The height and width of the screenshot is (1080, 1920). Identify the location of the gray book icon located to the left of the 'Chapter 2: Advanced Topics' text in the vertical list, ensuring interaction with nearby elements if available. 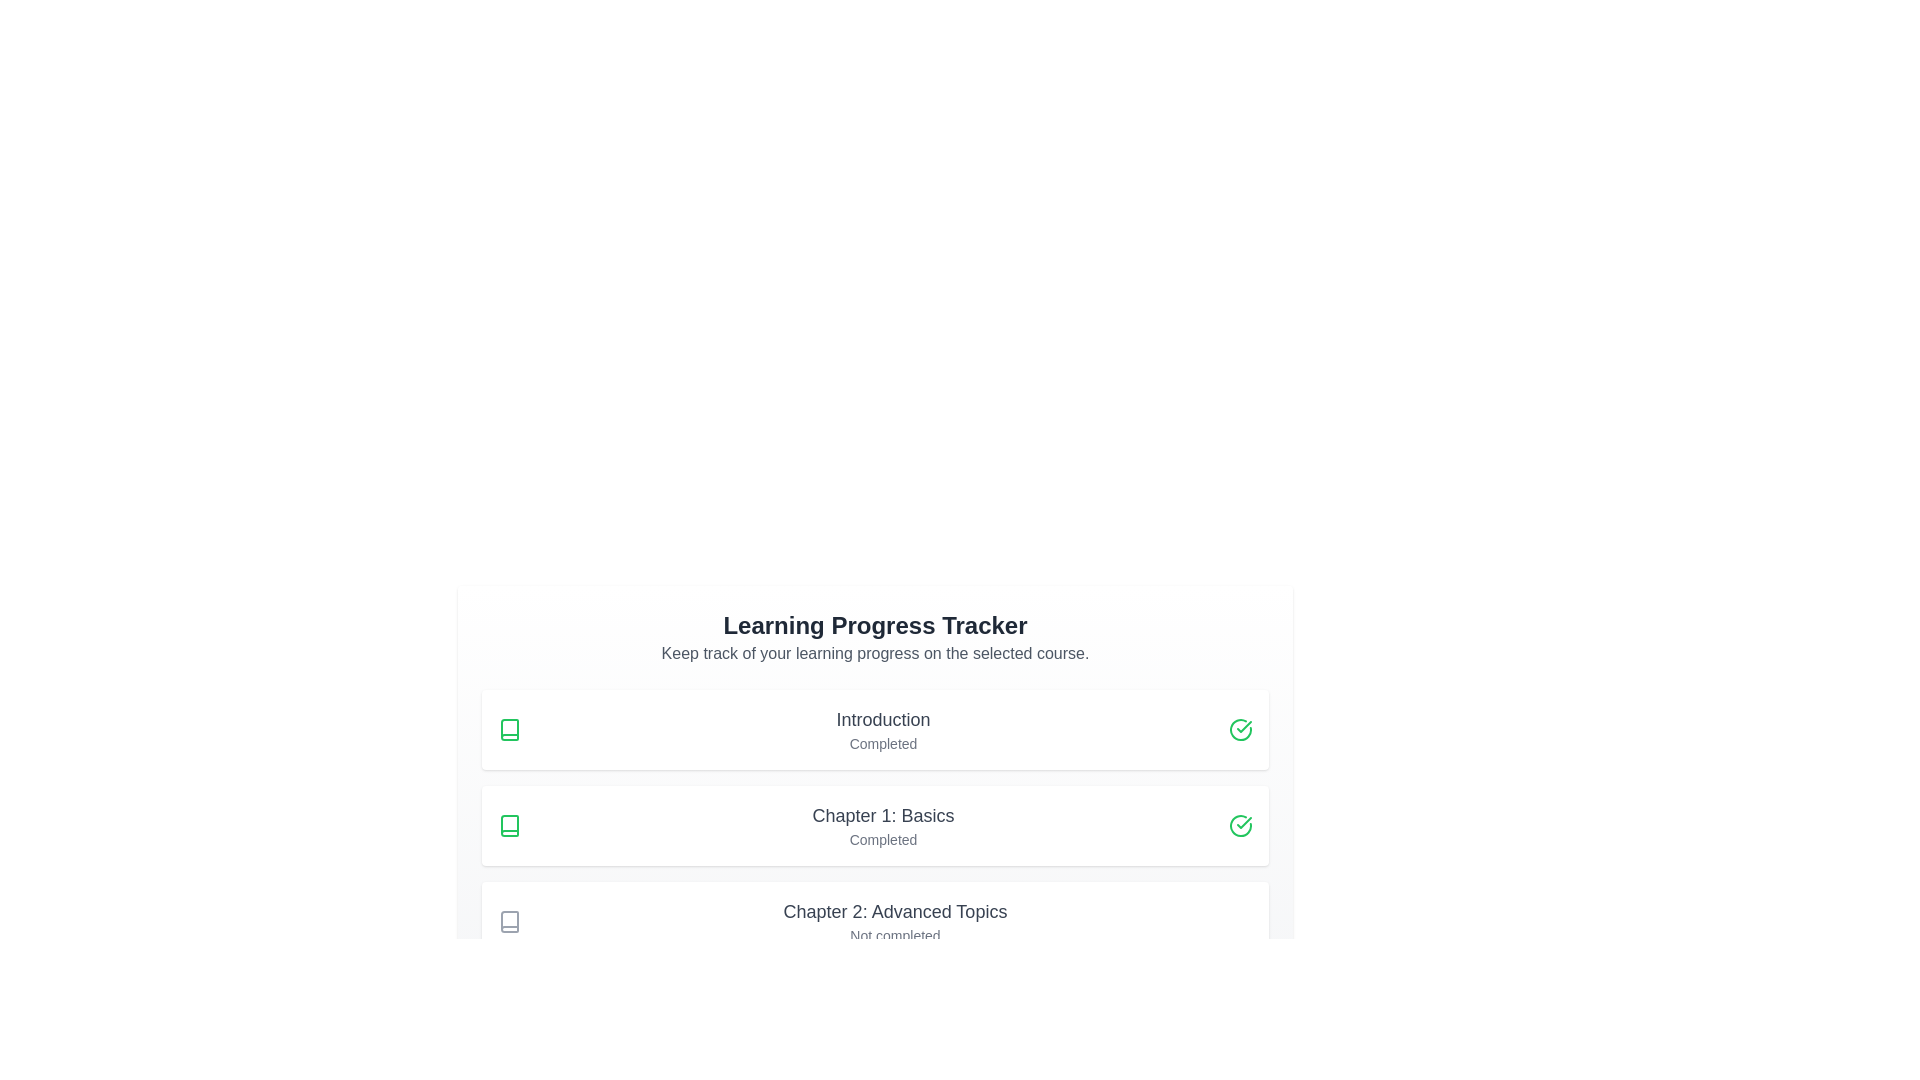
(509, 921).